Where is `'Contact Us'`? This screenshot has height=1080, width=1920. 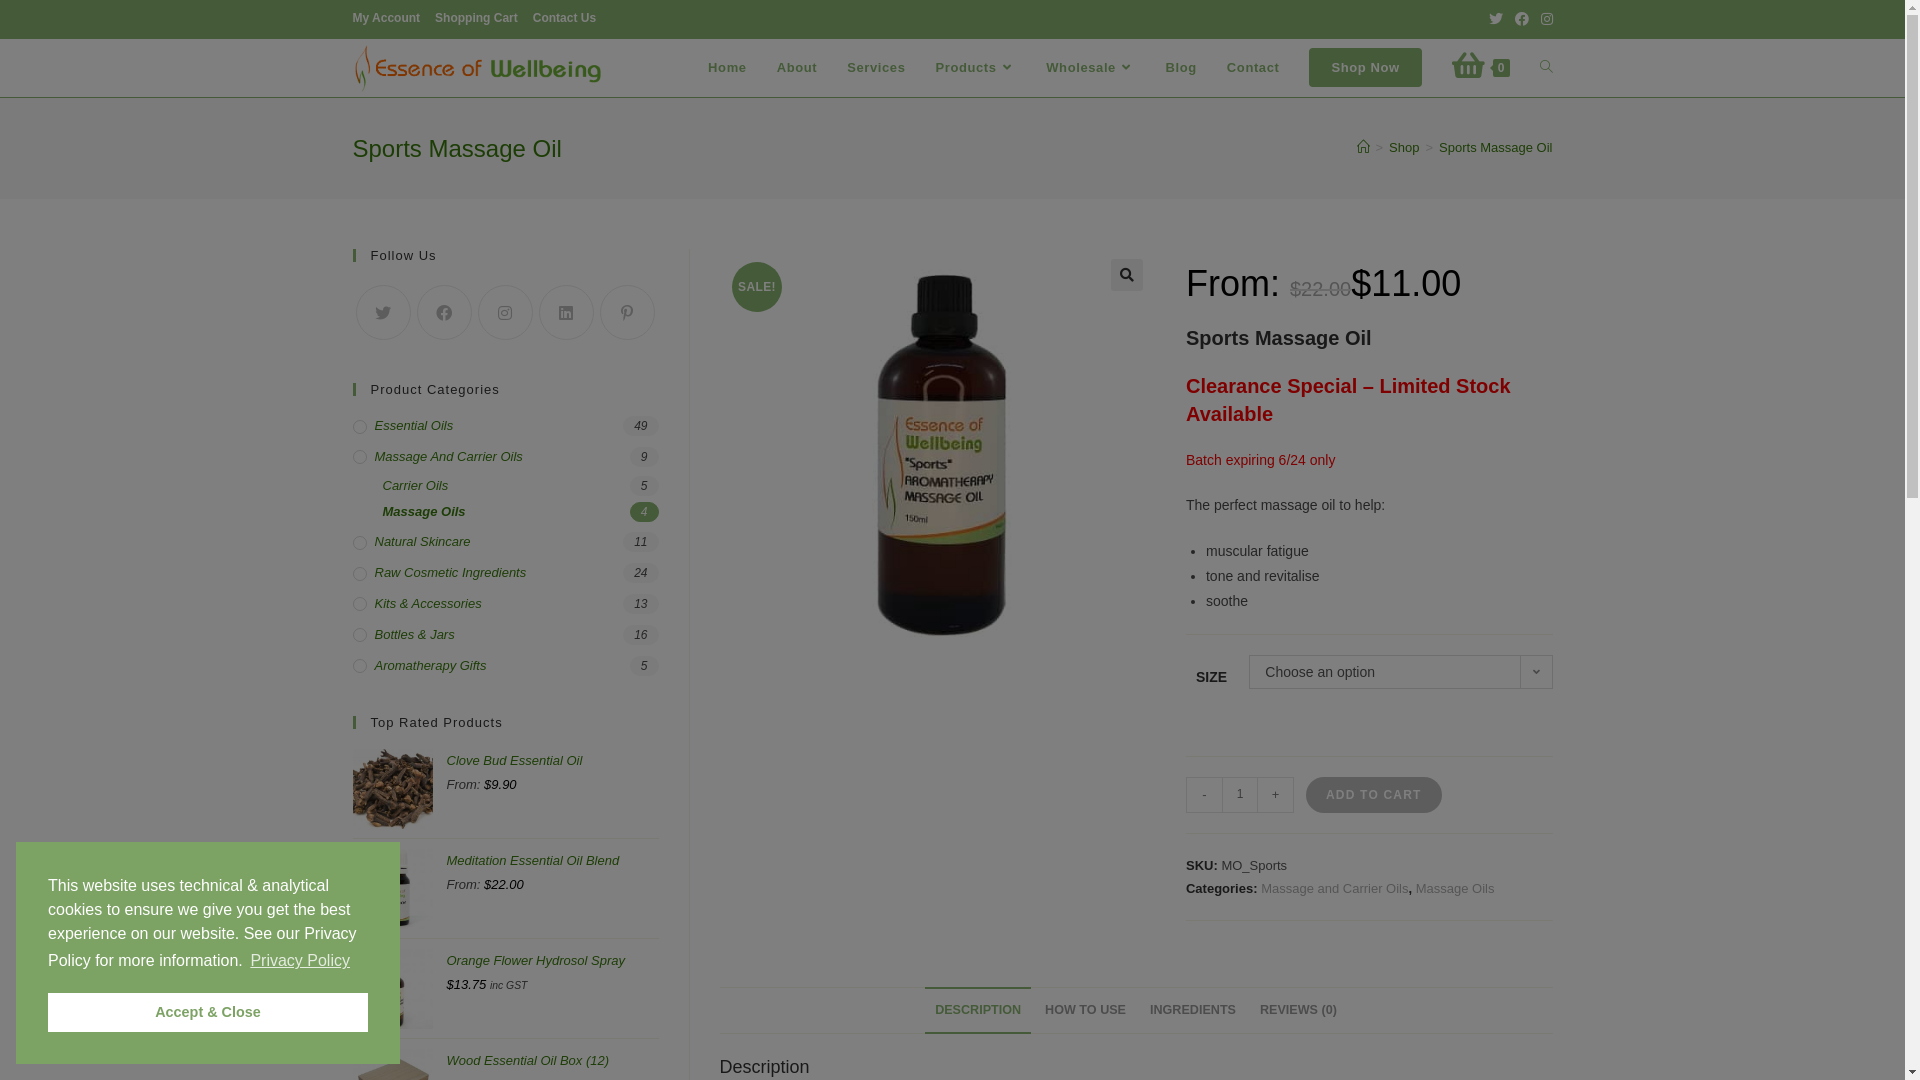
'Contact Us' is located at coordinates (563, 19).